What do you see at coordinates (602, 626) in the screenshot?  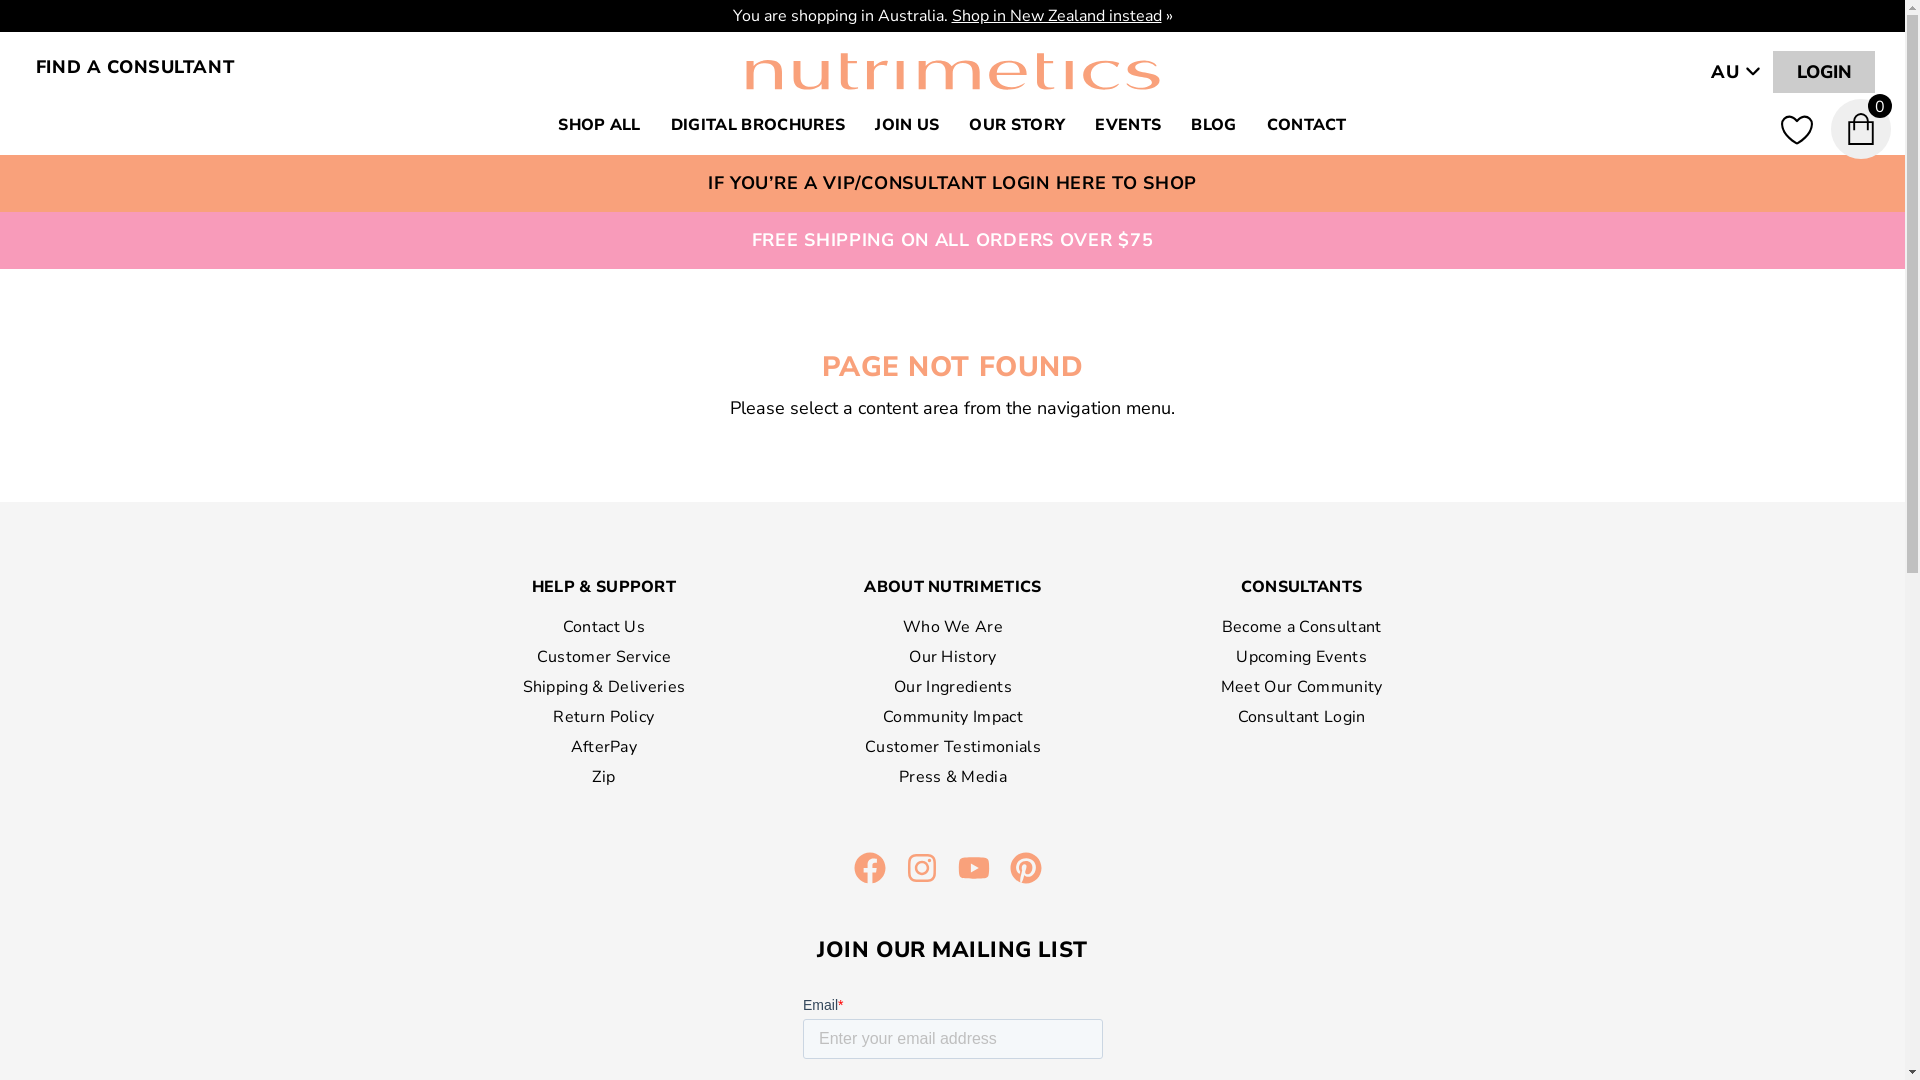 I see `'Contact Us'` at bounding box center [602, 626].